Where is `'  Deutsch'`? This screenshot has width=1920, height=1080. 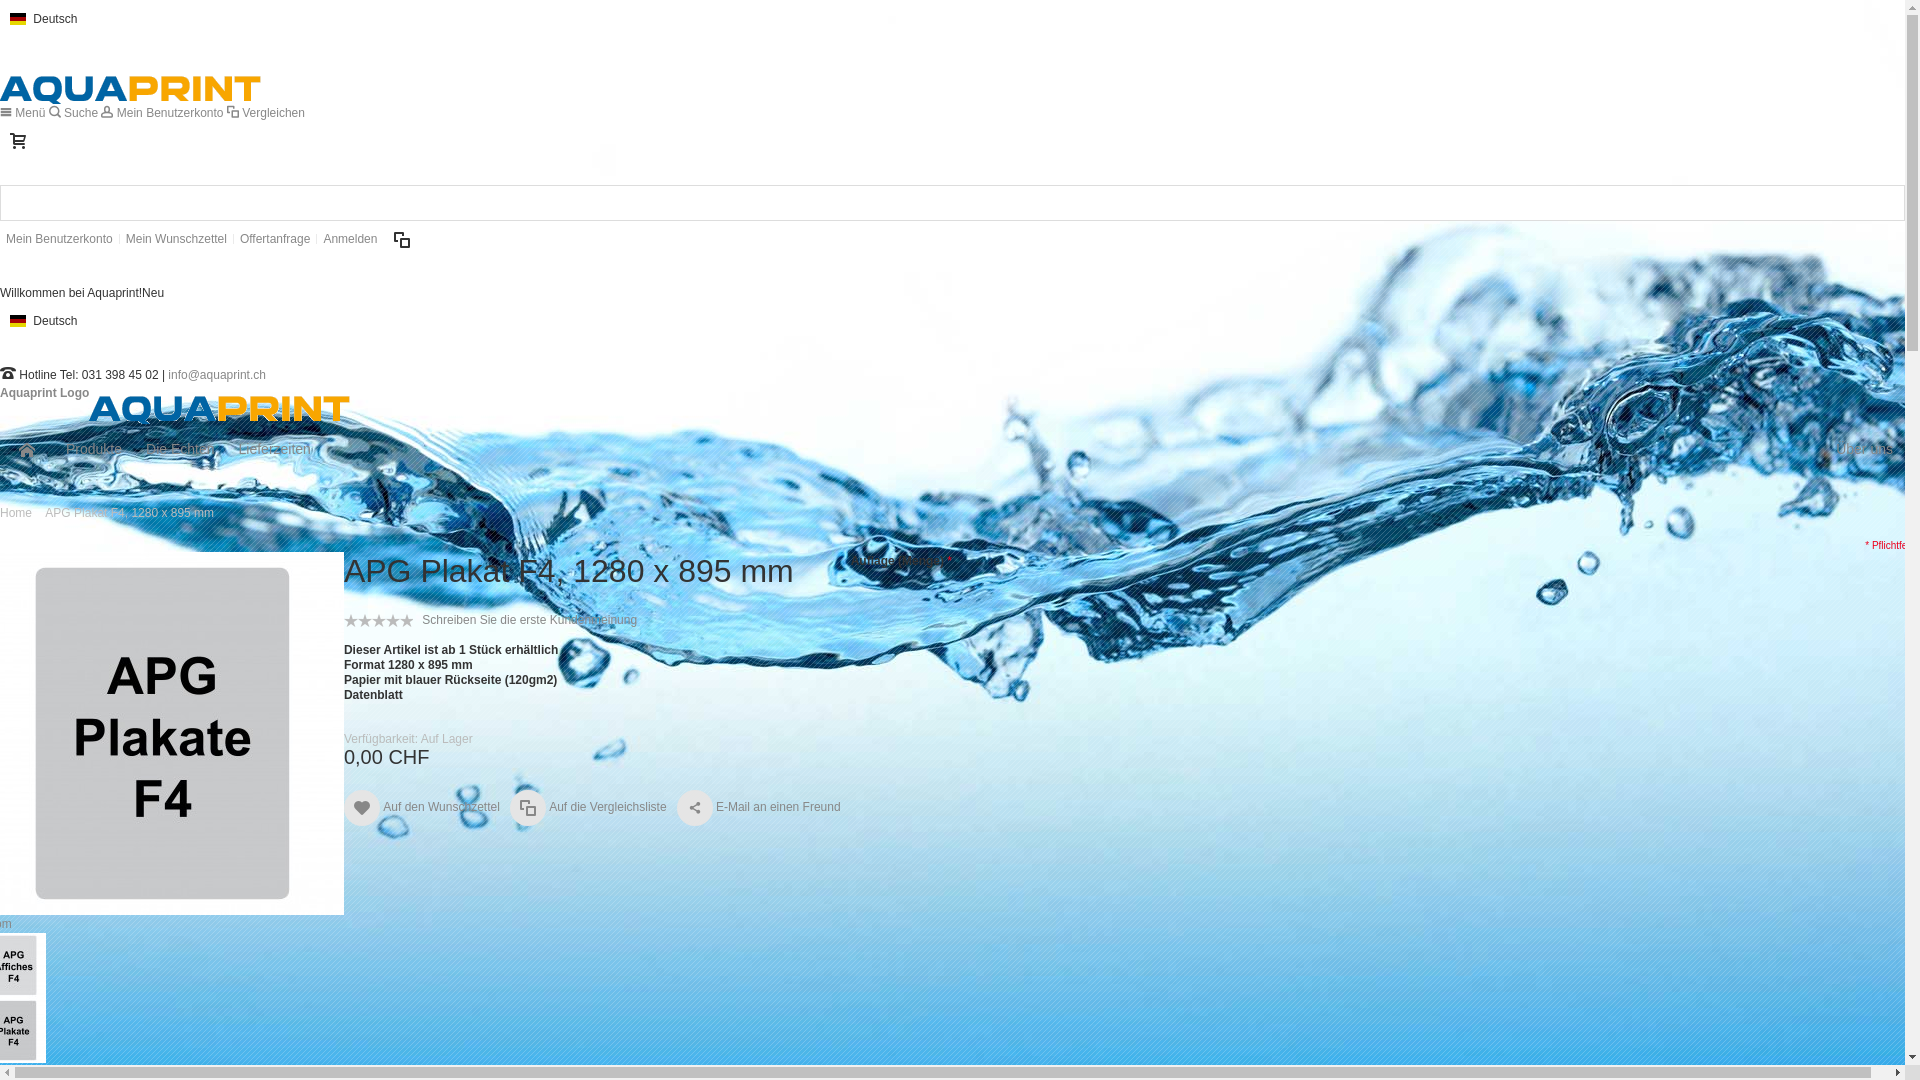
'  Deutsch' is located at coordinates (0, 18).